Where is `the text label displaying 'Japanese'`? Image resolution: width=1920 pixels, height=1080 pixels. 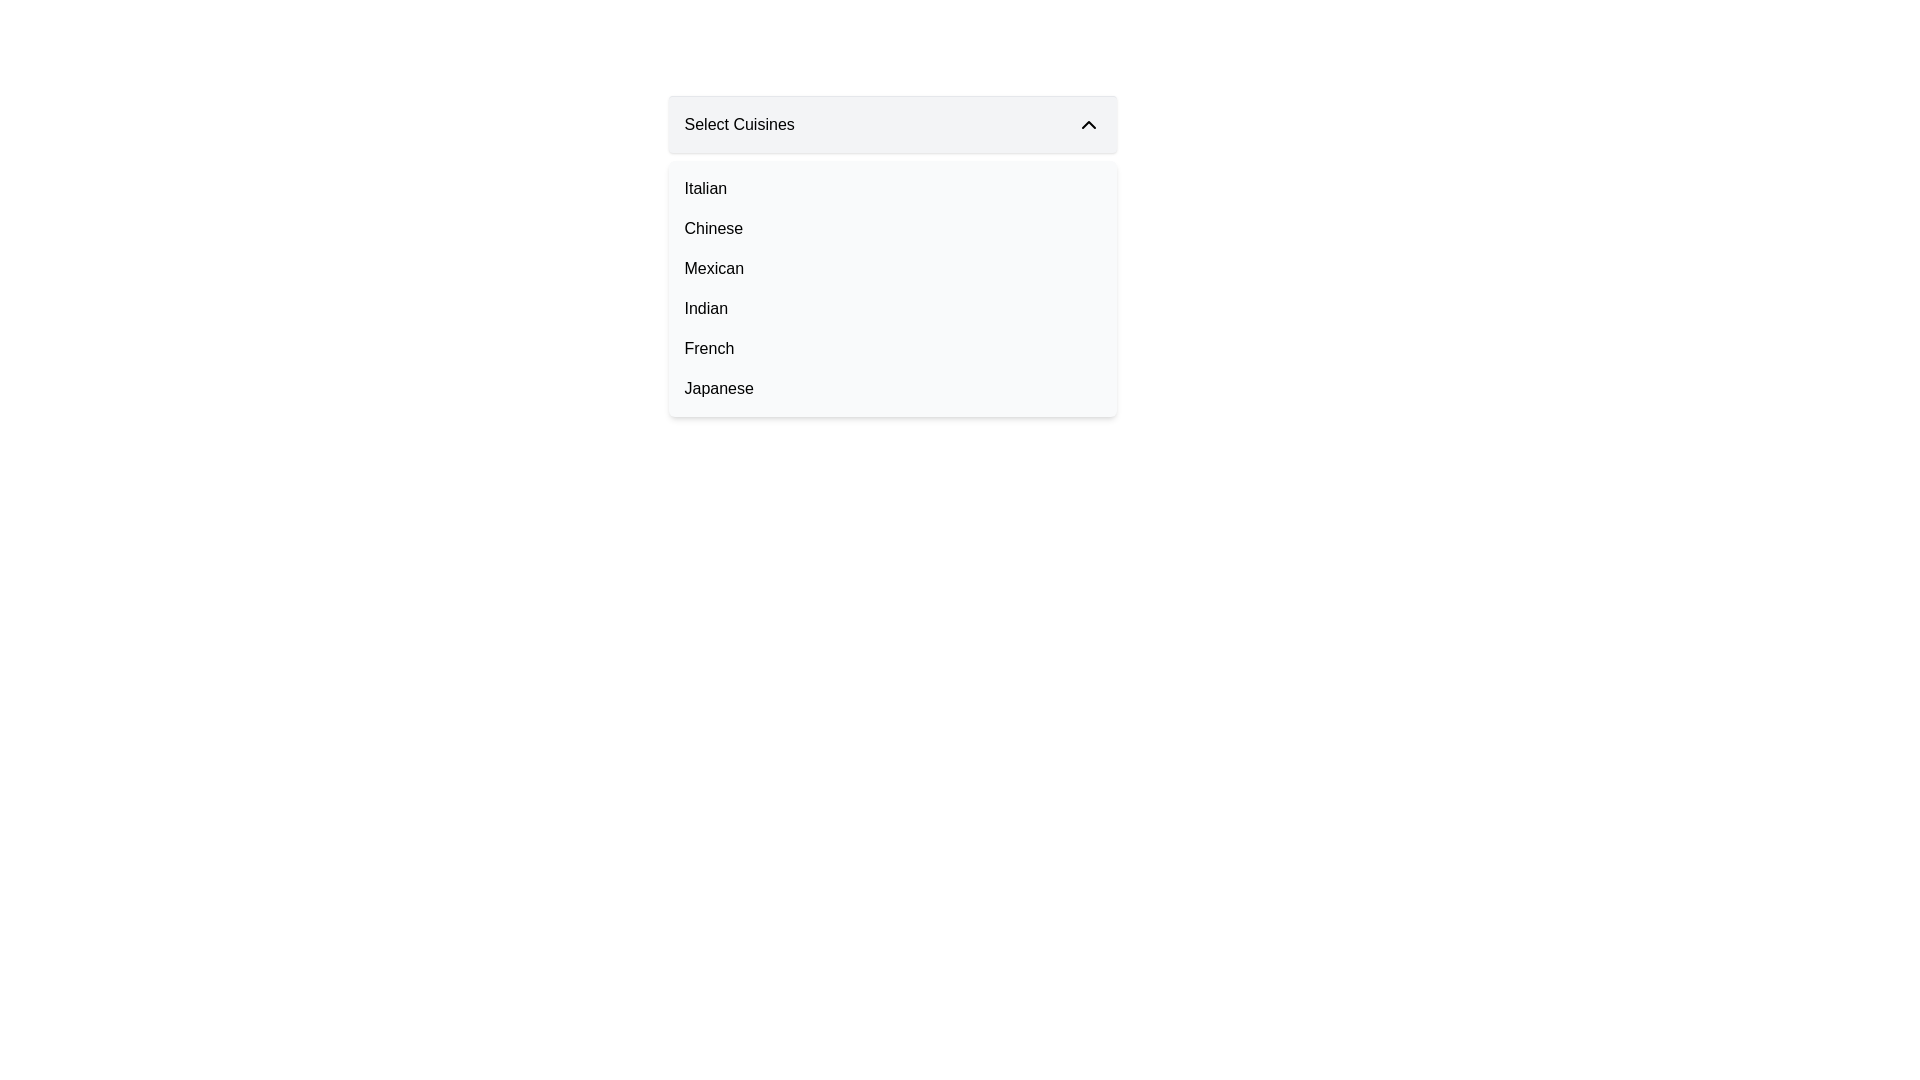
the text label displaying 'Japanese' is located at coordinates (719, 389).